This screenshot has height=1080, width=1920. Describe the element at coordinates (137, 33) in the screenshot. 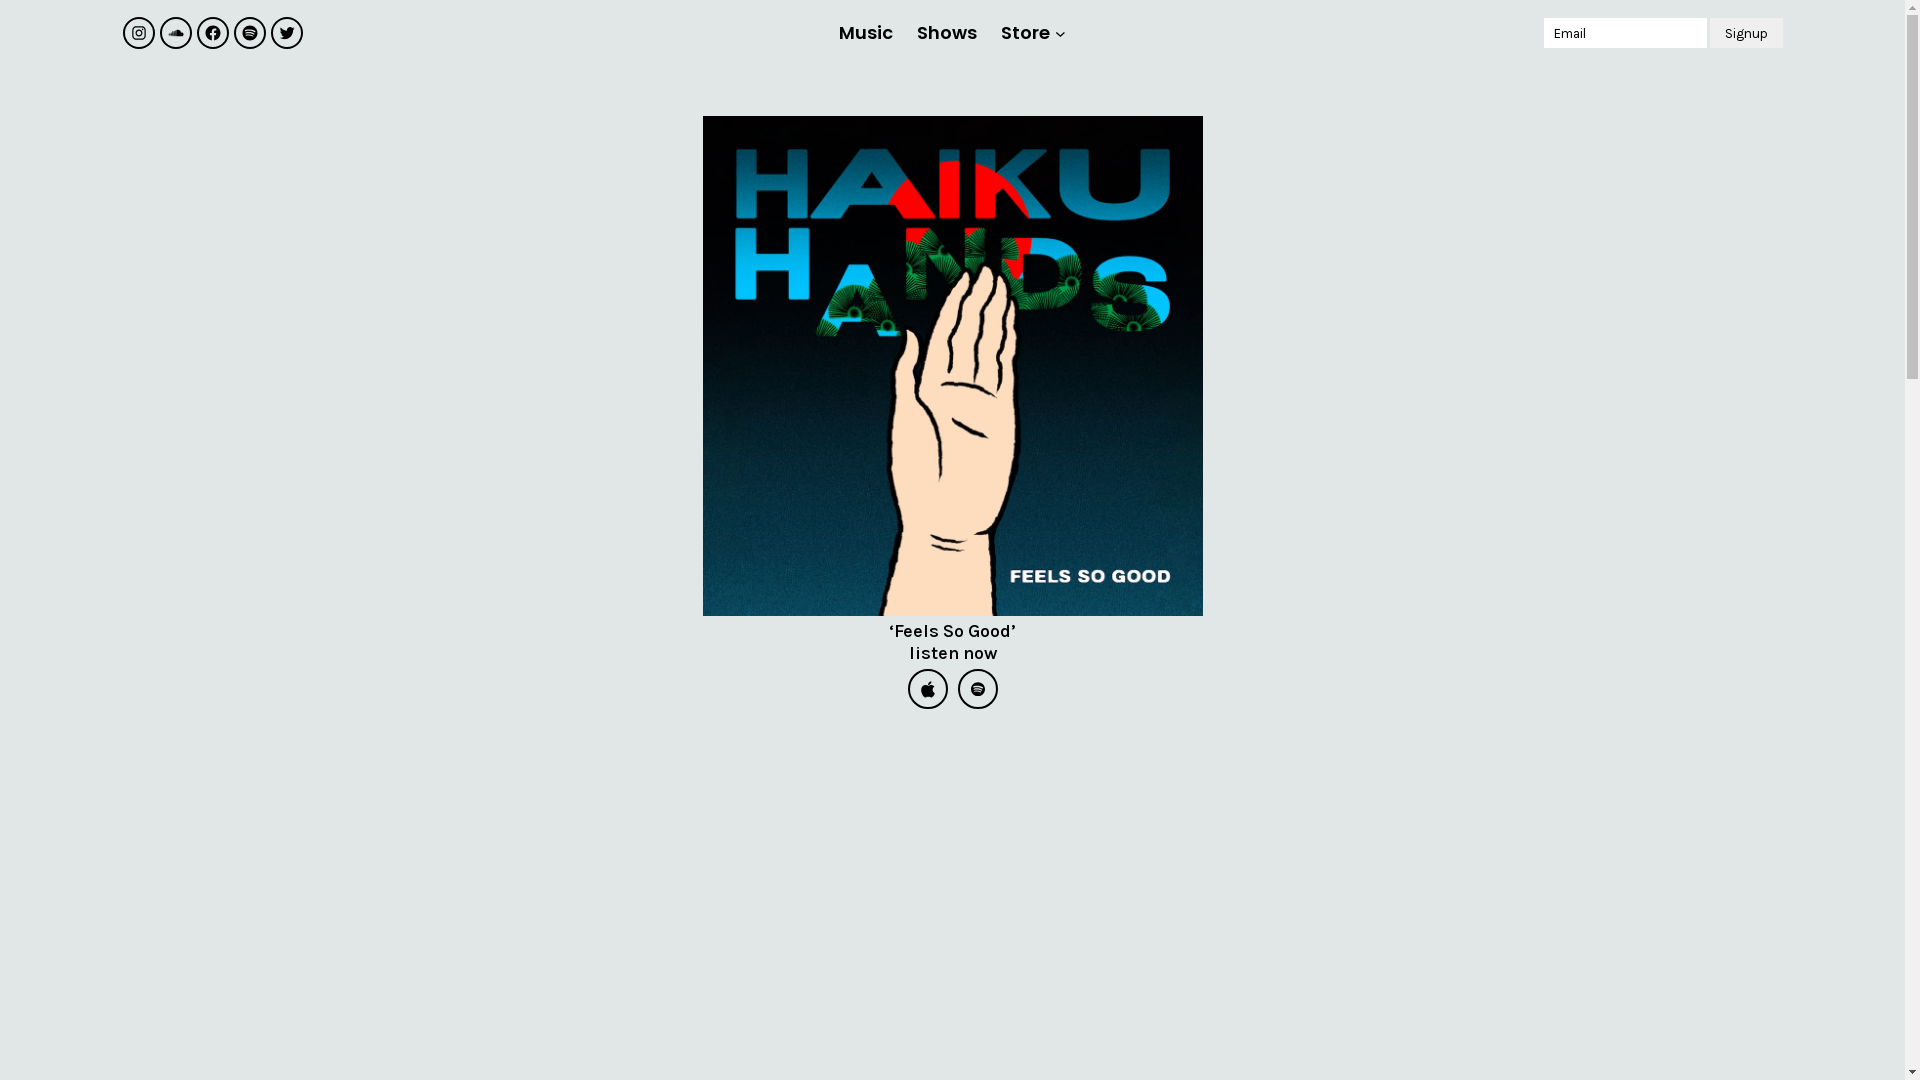

I see `'Instagram'` at that location.